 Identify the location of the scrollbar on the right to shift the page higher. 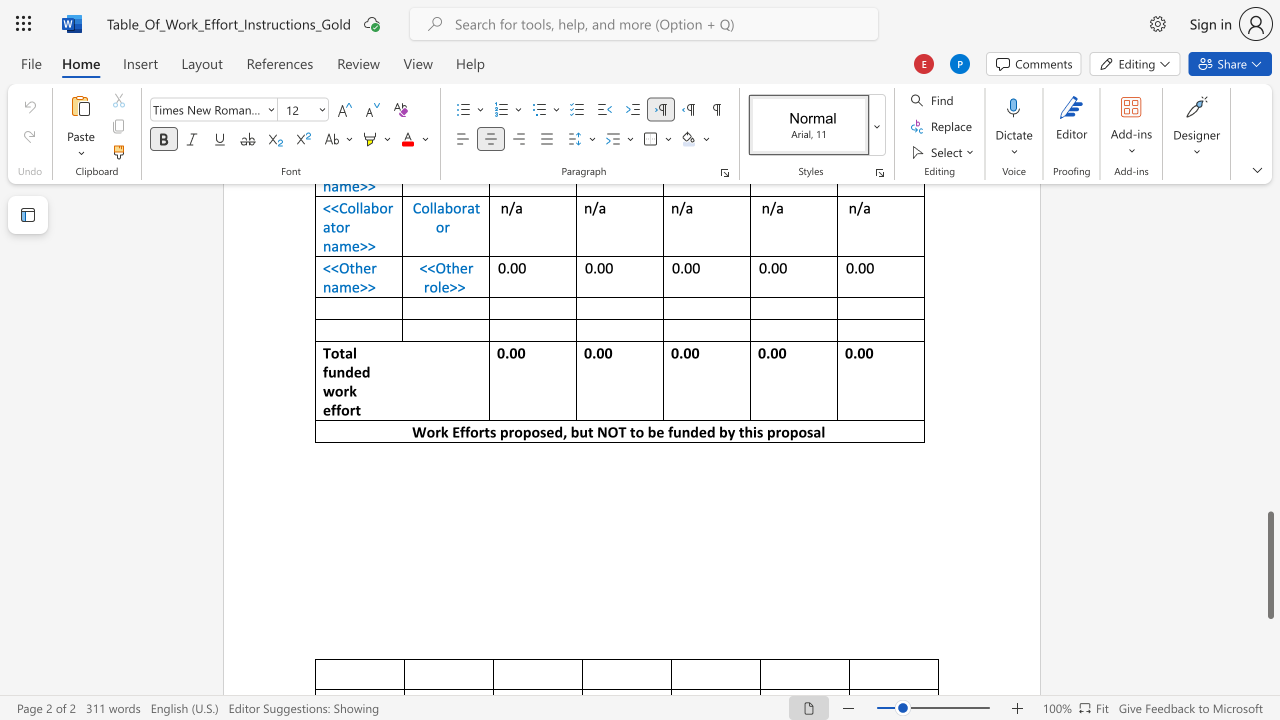
(1269, 428).